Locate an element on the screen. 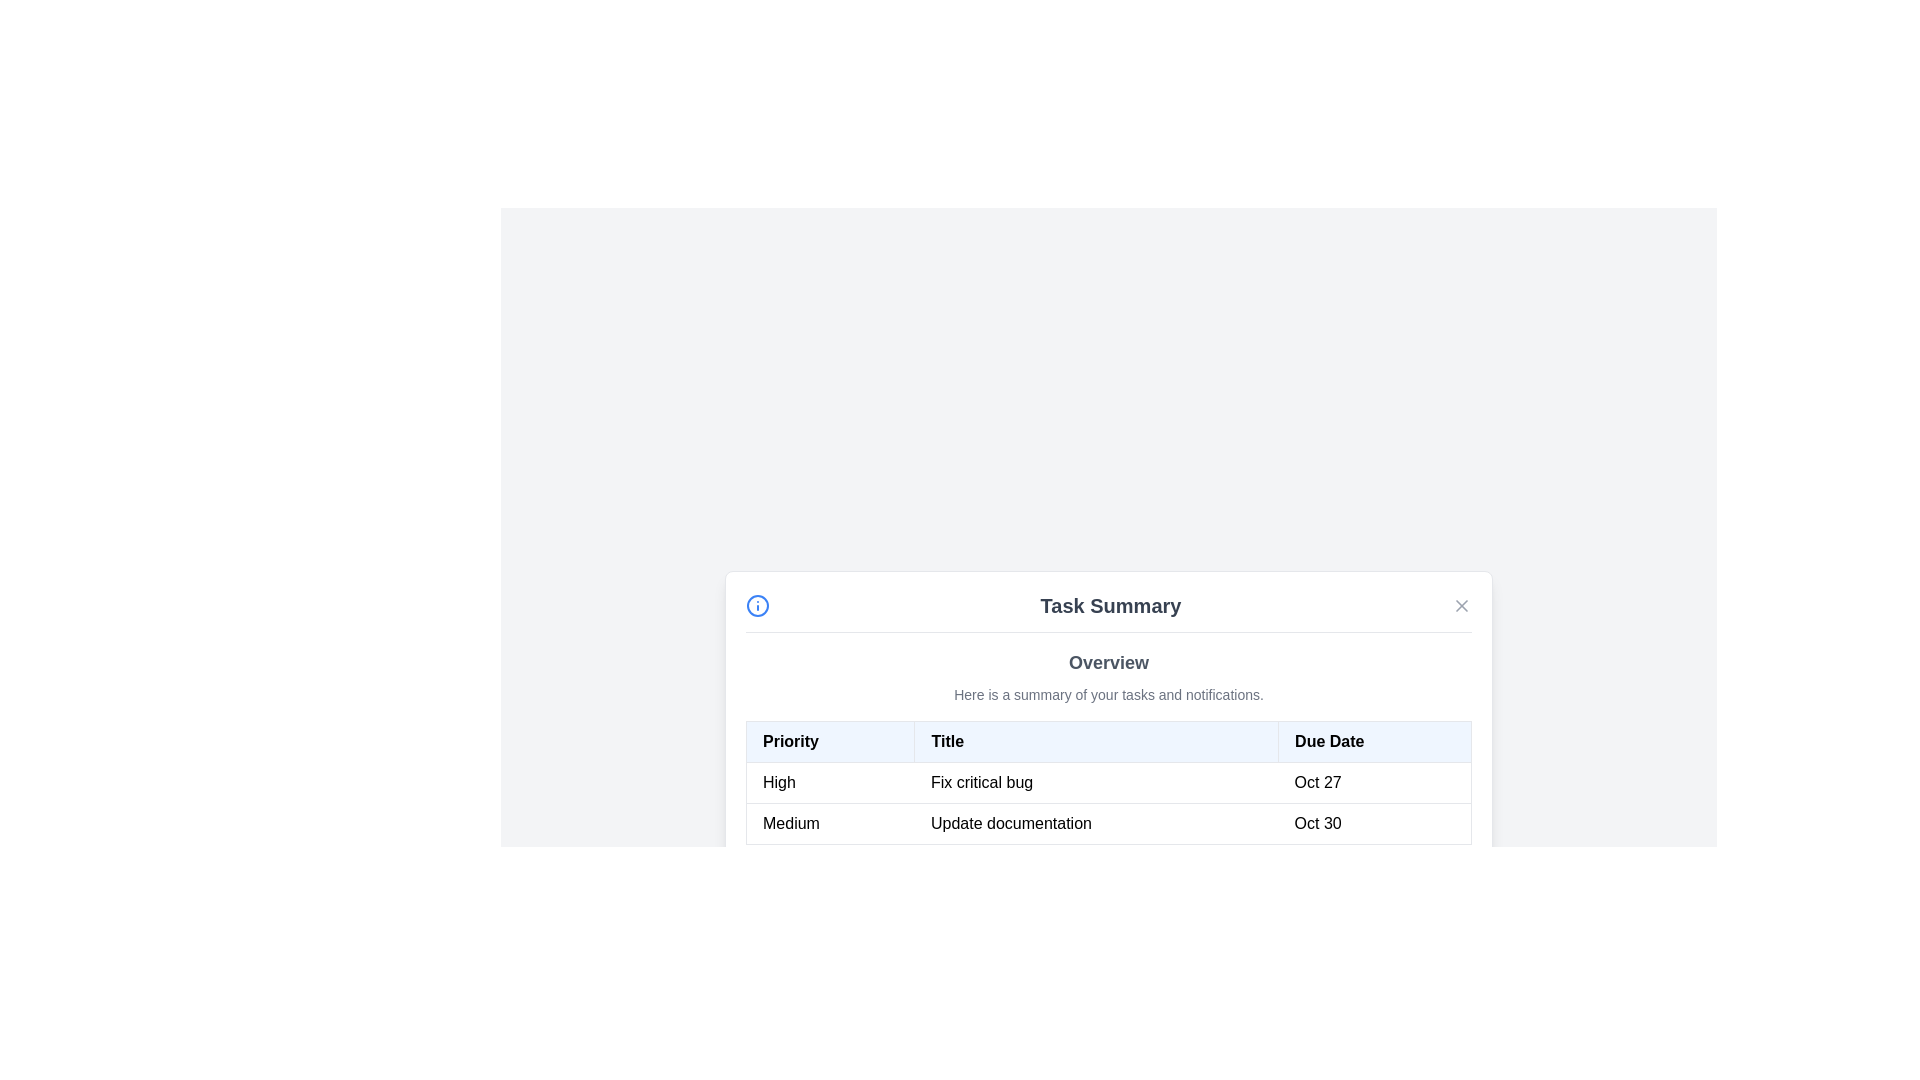 The width and height of the screenshot is (1920, 1080). the informational icon located to the far left of the 'Task Summary' section, adjacent to the text 'Task Summary' is located at coordinates (757, 604).